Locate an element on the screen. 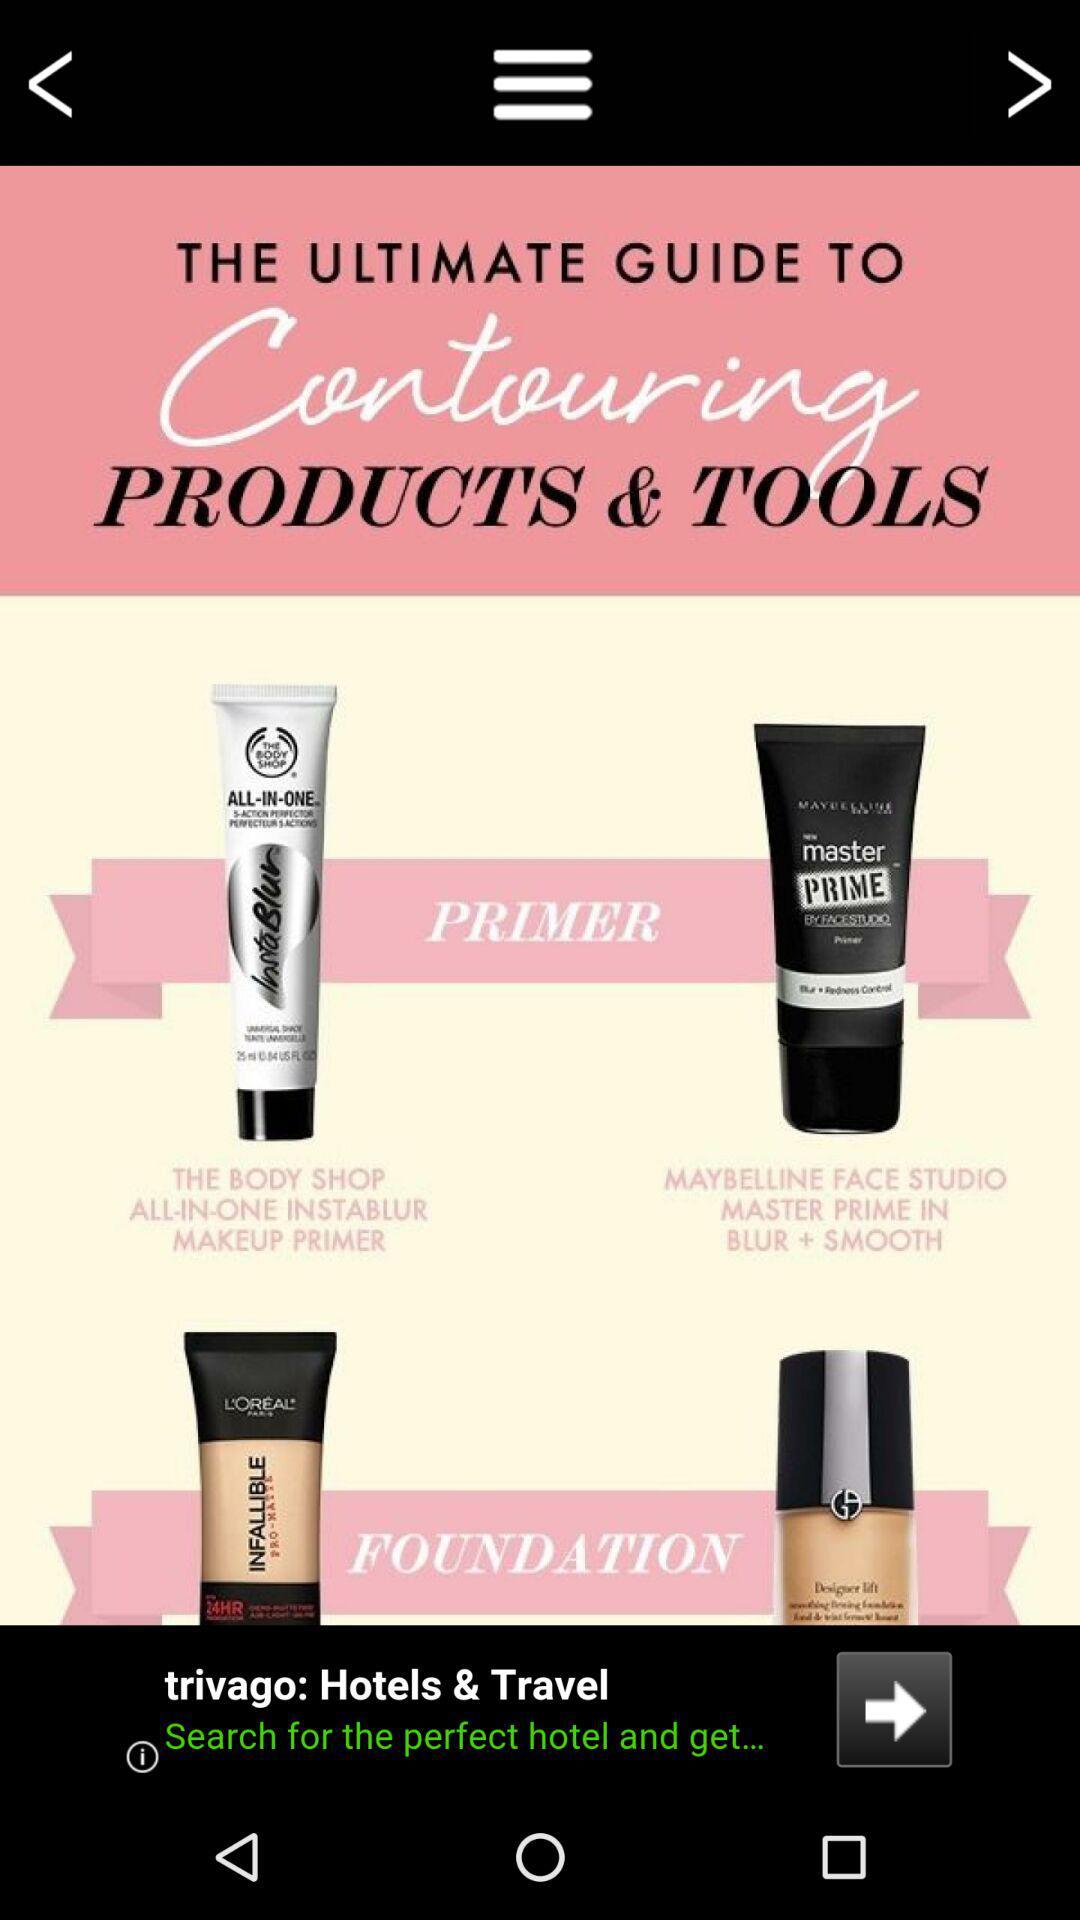 The image size is (1080, 1920). the arrow_forward icon is located at coordinates (1026, 87).